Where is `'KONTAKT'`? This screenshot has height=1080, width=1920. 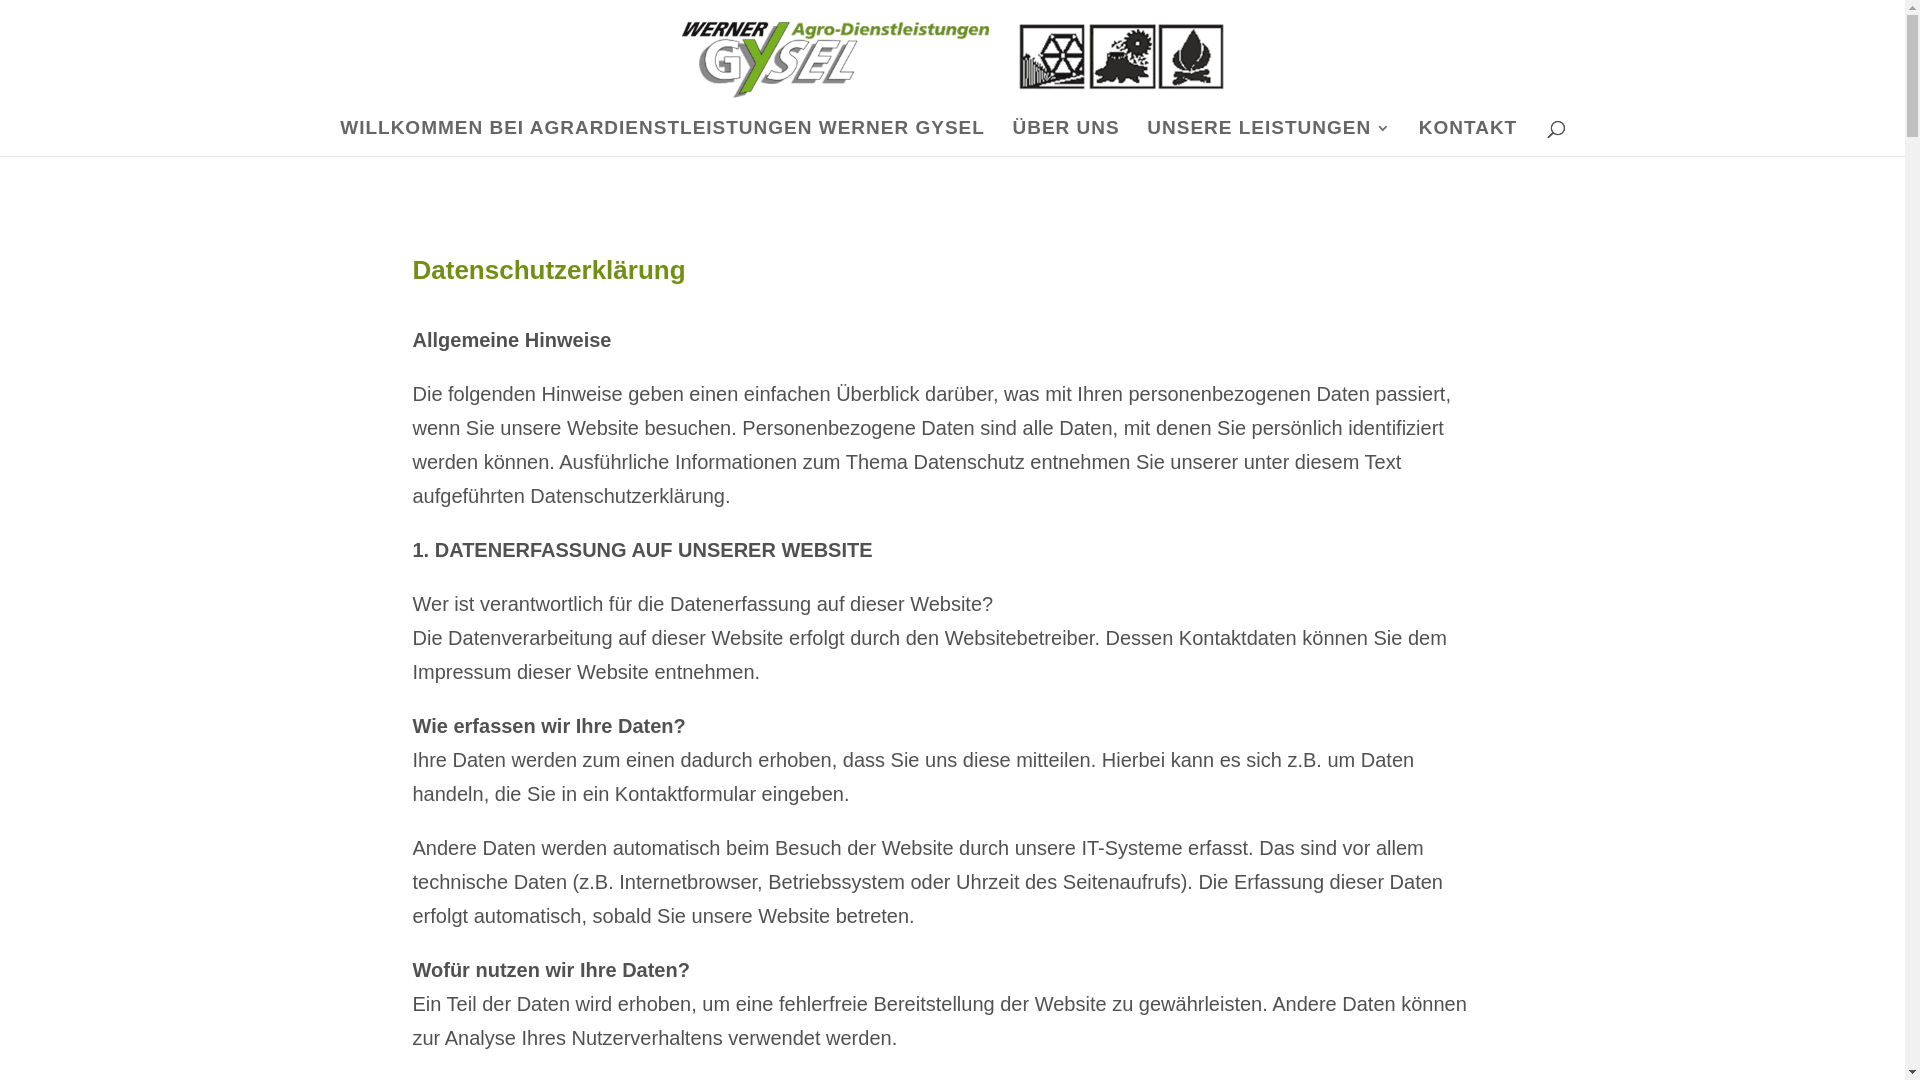 'KONTAKT' is located at coordinates (1468, 137).